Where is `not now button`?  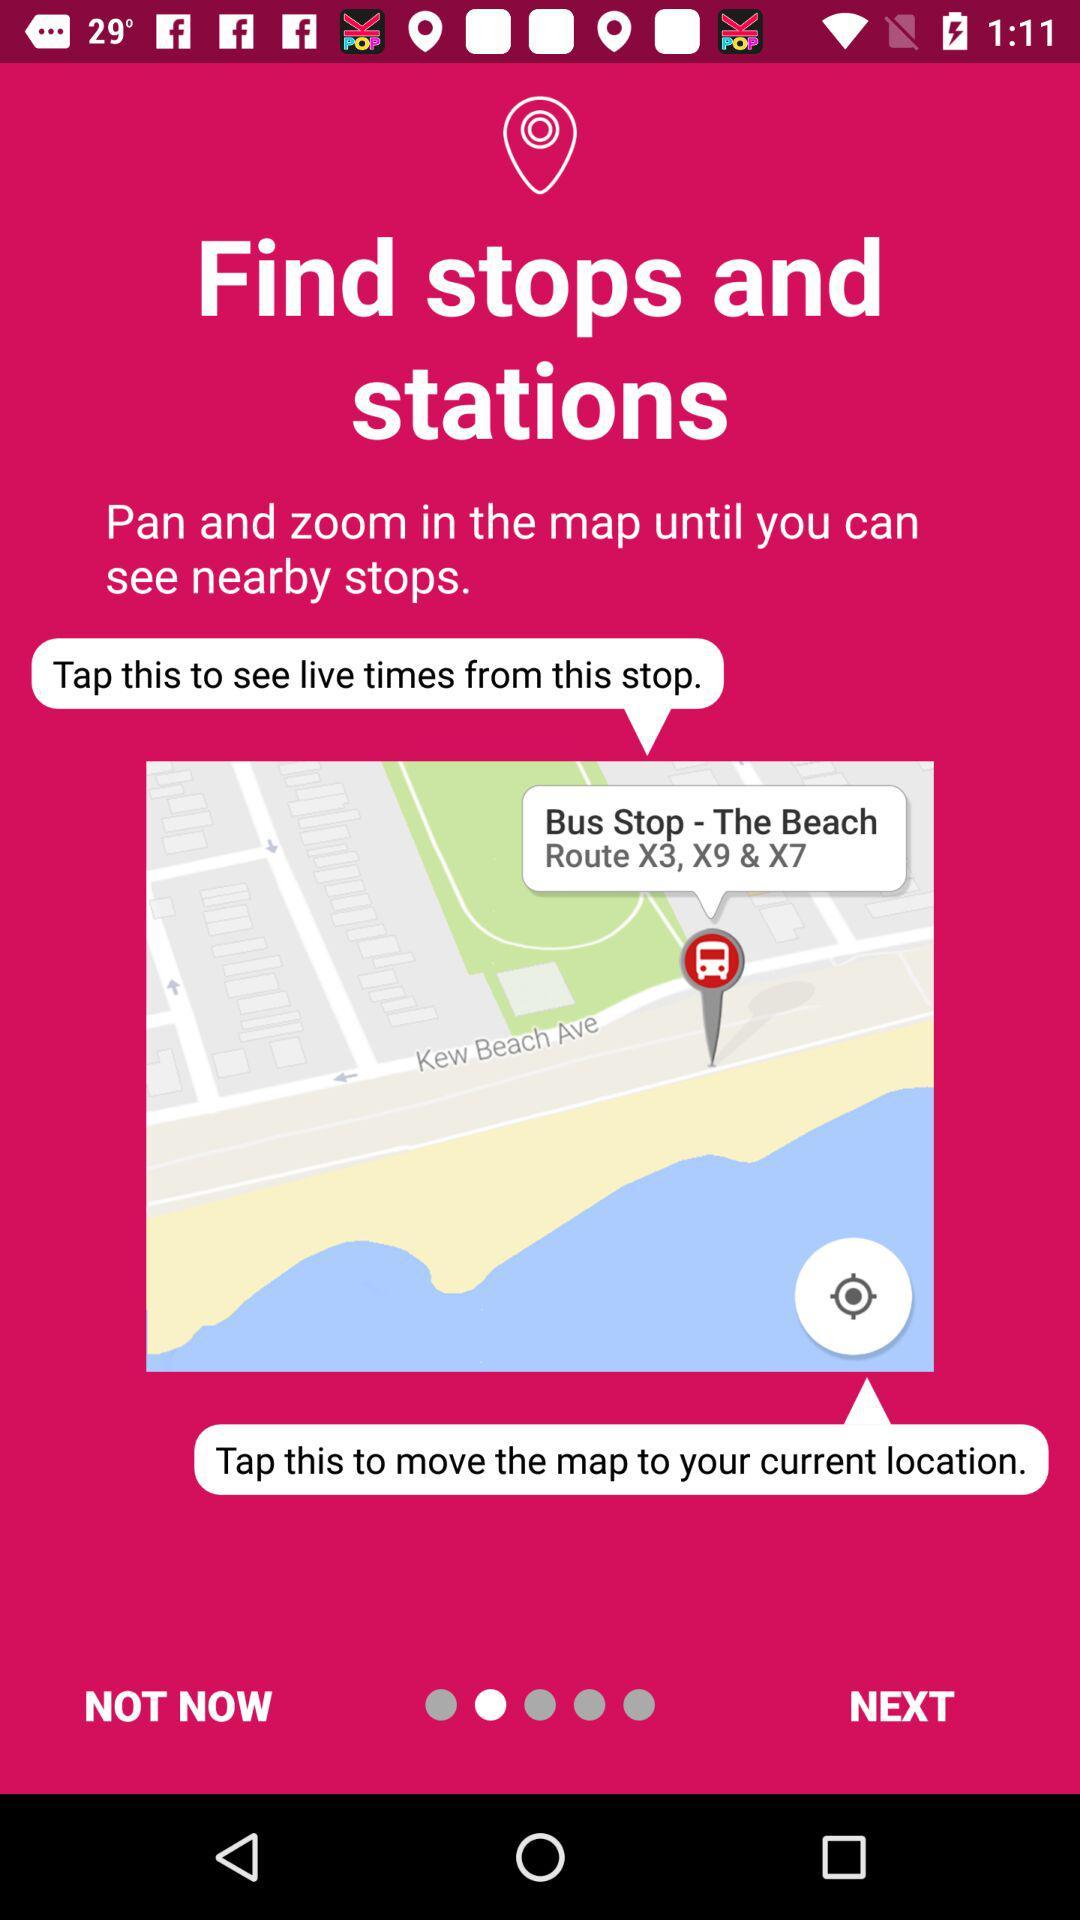
not now button is located at coordinates (177, 1703).